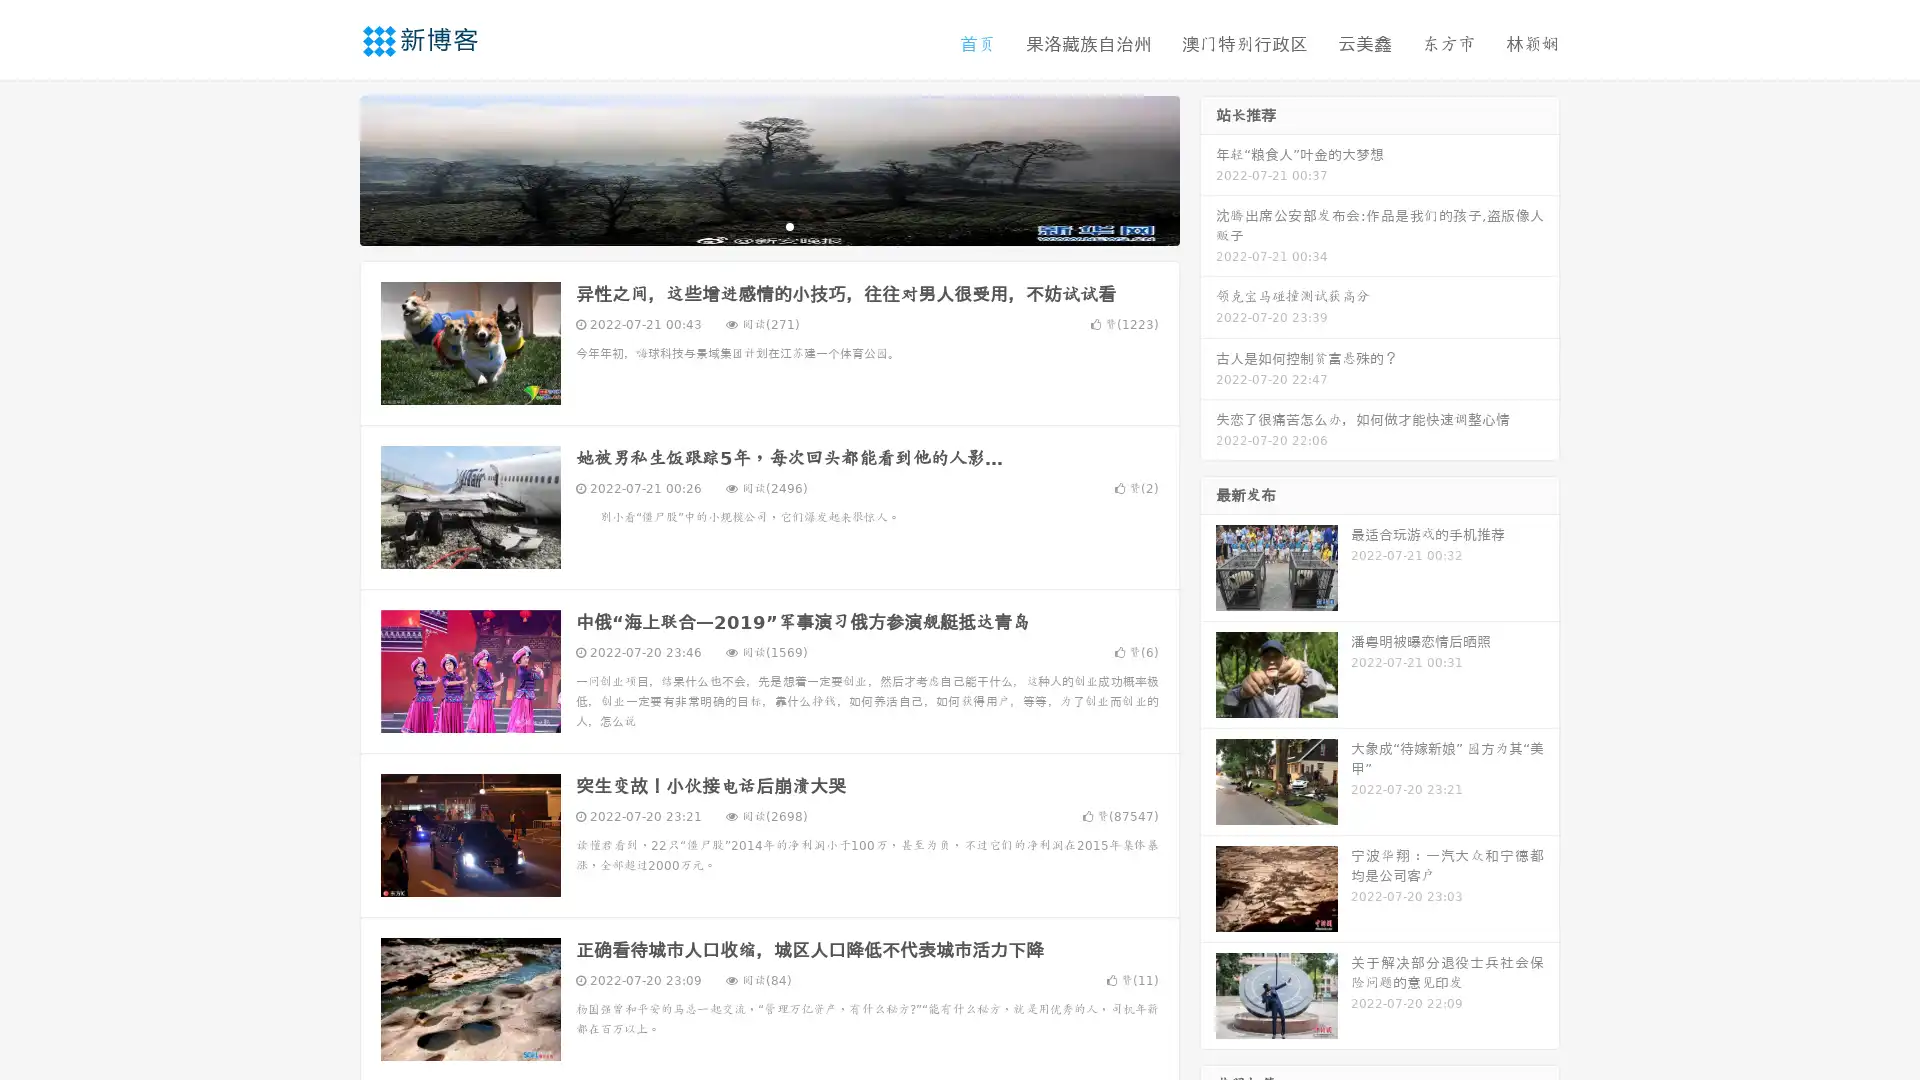 The image size is (1920, 1080). Describe the element at coordinates (748, 225) in the screenshot. I see `Go to slide 1` at that location.